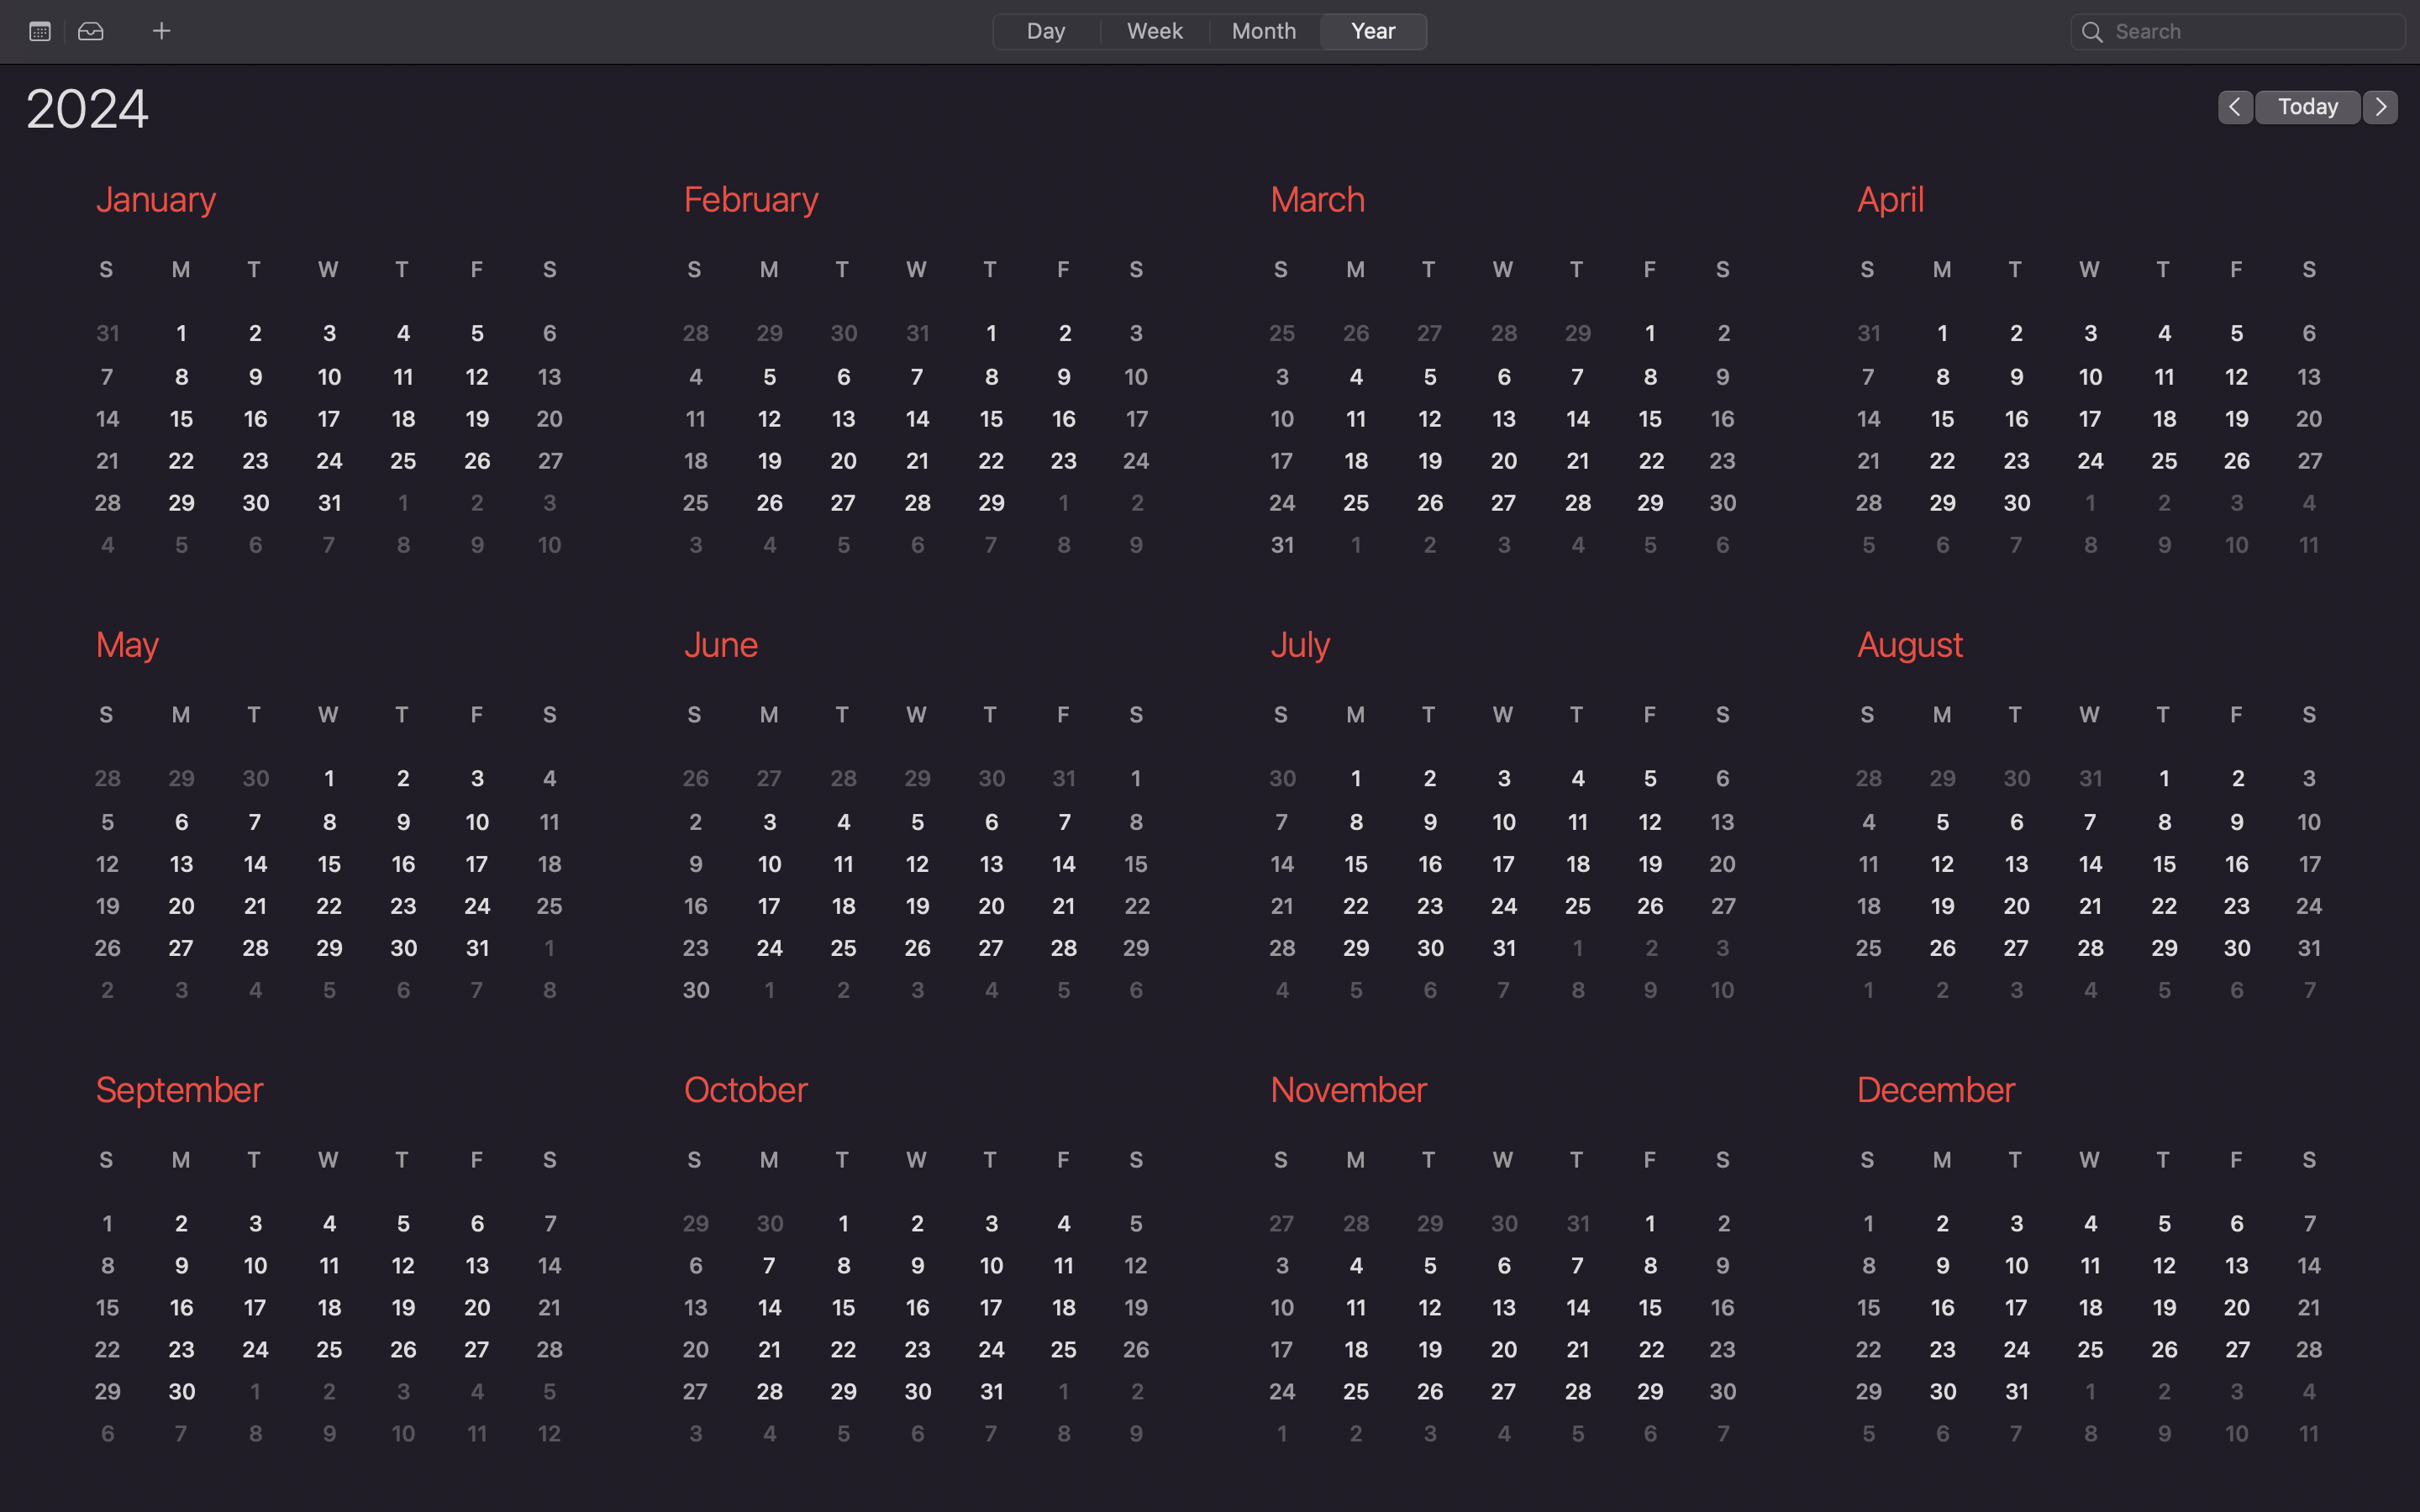 The width and height of the screenshot is (2420, 1512). I want to click on Preview the calendar entry on 13th March, so click(1509, 419).